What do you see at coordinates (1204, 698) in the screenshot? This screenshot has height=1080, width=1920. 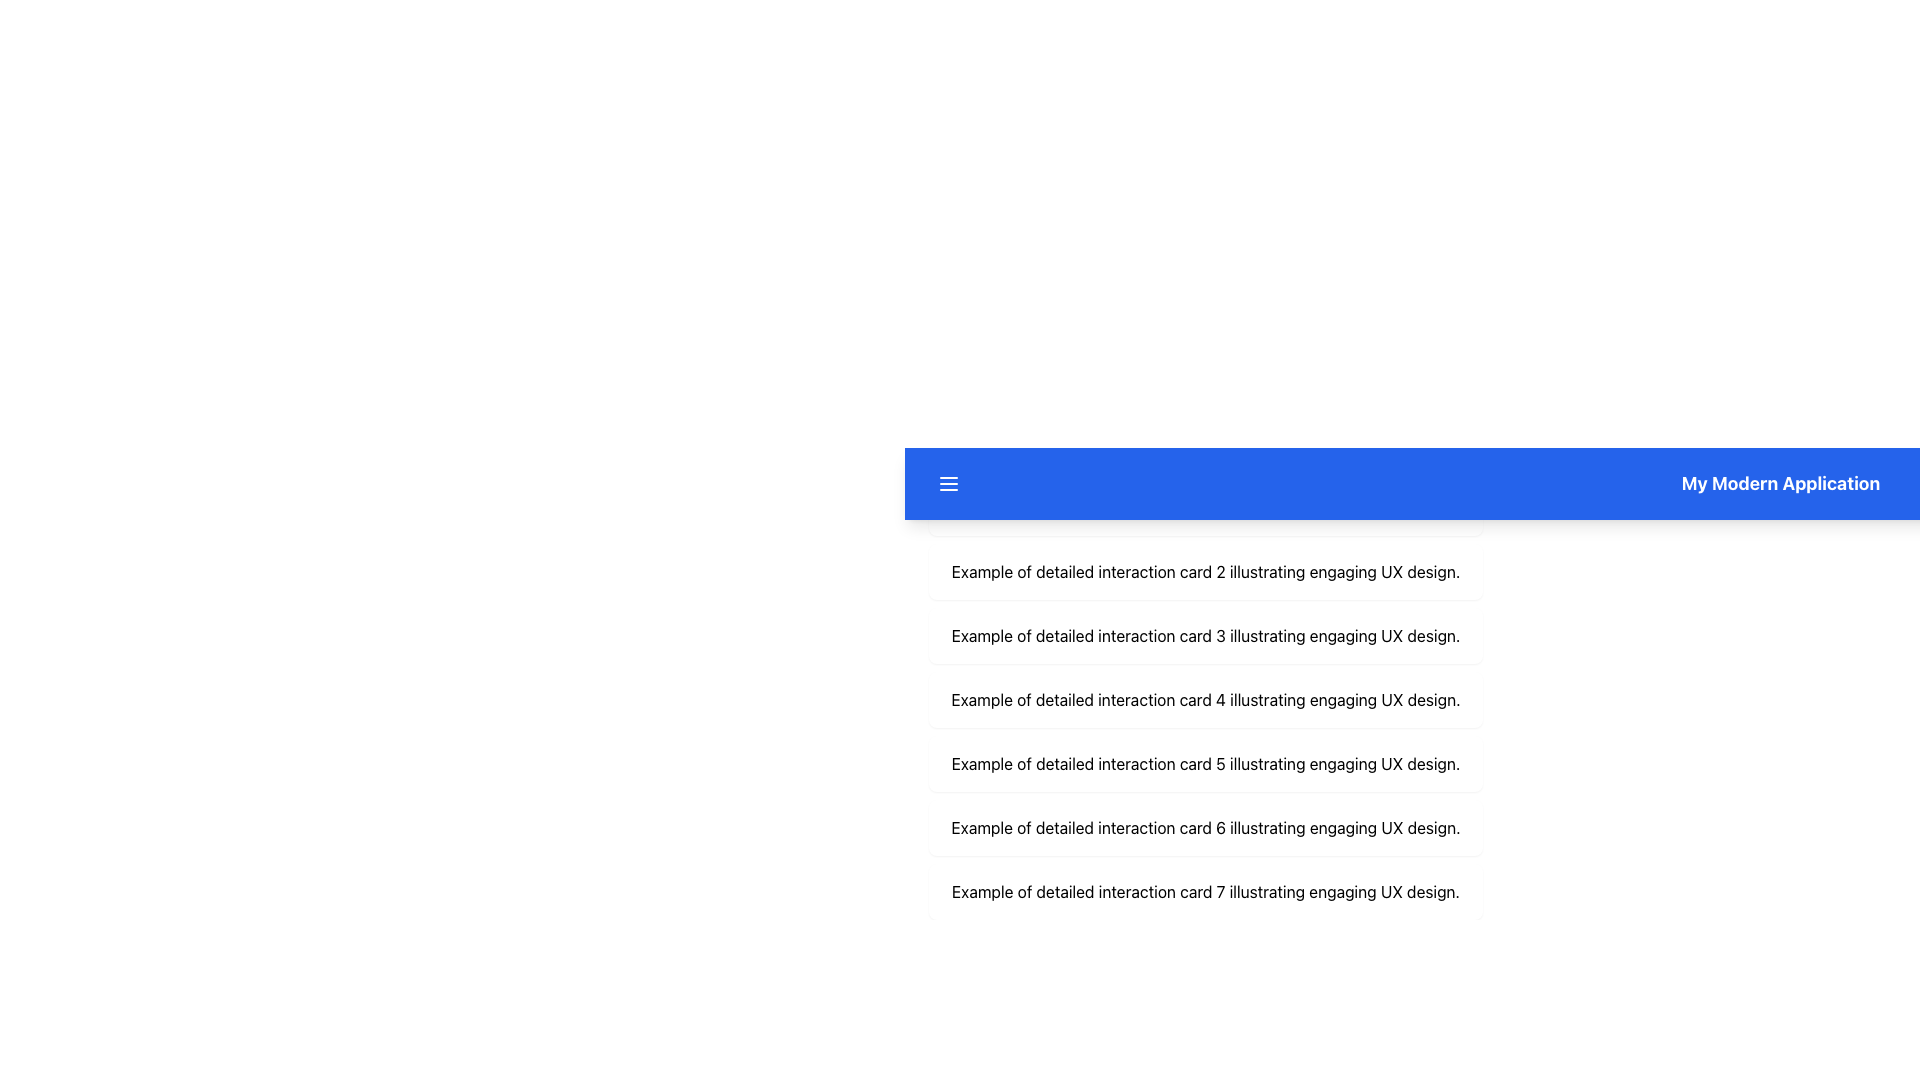 I see `the fourth static text card in a vertically stacked list, which is located centrally to the right of the navigation bar, for informational reading purposes` at bounding box center [1204, 698].